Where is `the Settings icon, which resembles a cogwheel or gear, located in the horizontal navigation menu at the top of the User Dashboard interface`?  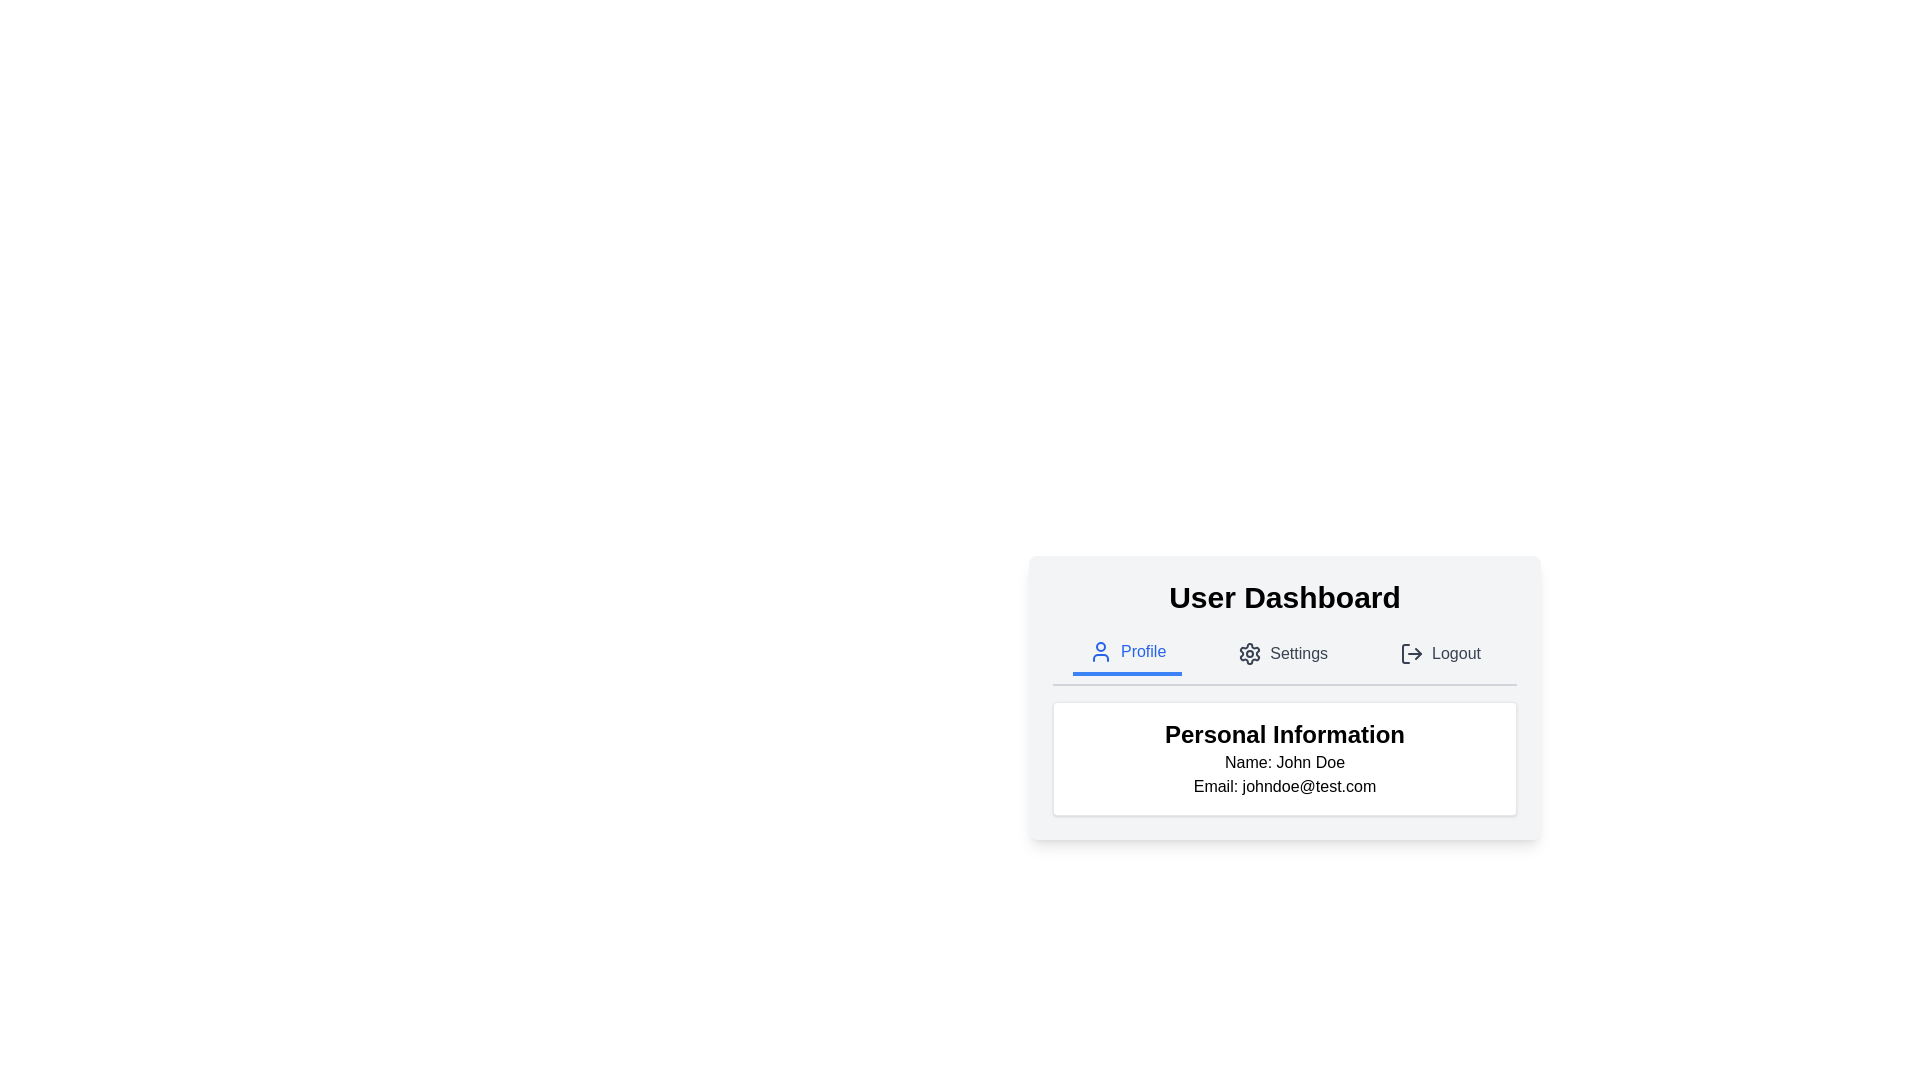
the Settings icon, which resembles a cogwheel or gear, located in the horizontal navigation menu at the top of the User Dashboard interface is located at coordinates (1249, 654).